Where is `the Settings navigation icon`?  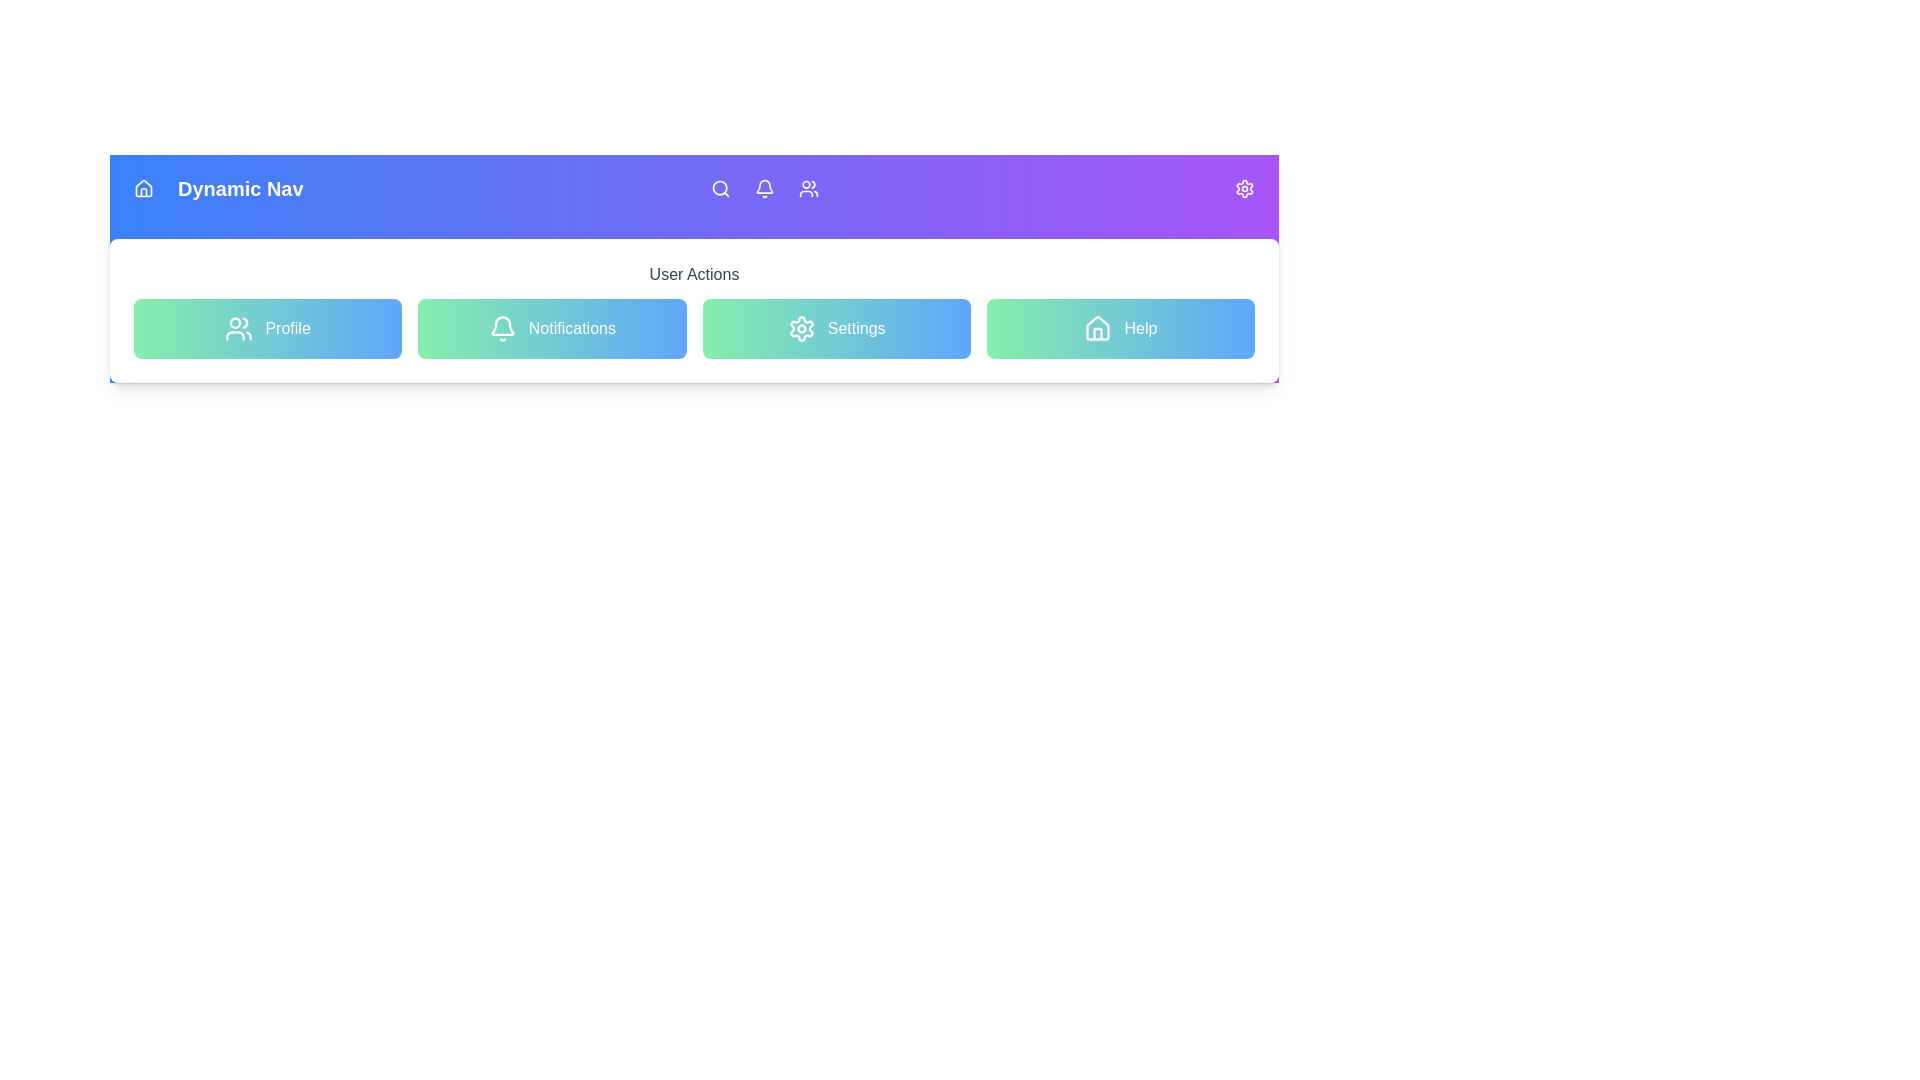
the Settings navigation icon is located at coordinates (1243, 189).